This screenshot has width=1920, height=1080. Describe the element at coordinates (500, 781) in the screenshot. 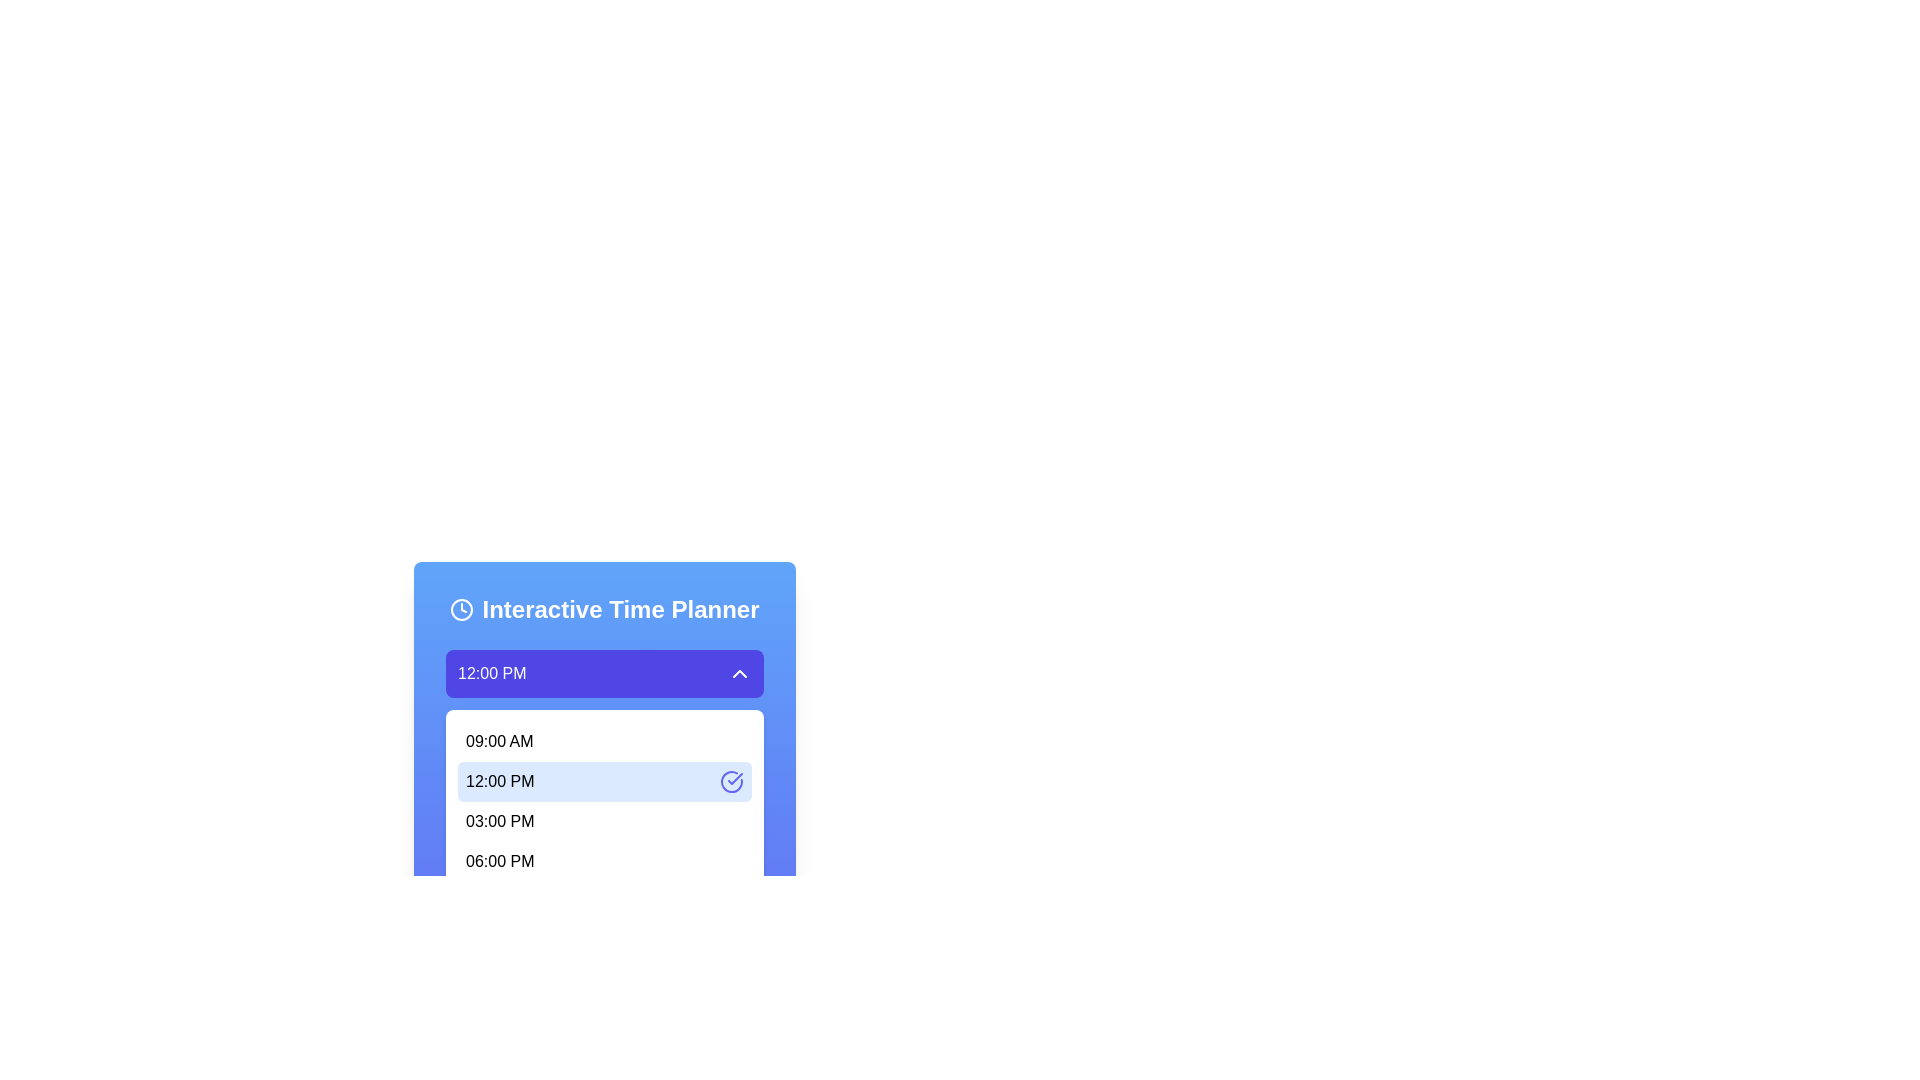

I see `the selectable time option text label in the time planner interface, located to the left of the check mark icon` at that location.